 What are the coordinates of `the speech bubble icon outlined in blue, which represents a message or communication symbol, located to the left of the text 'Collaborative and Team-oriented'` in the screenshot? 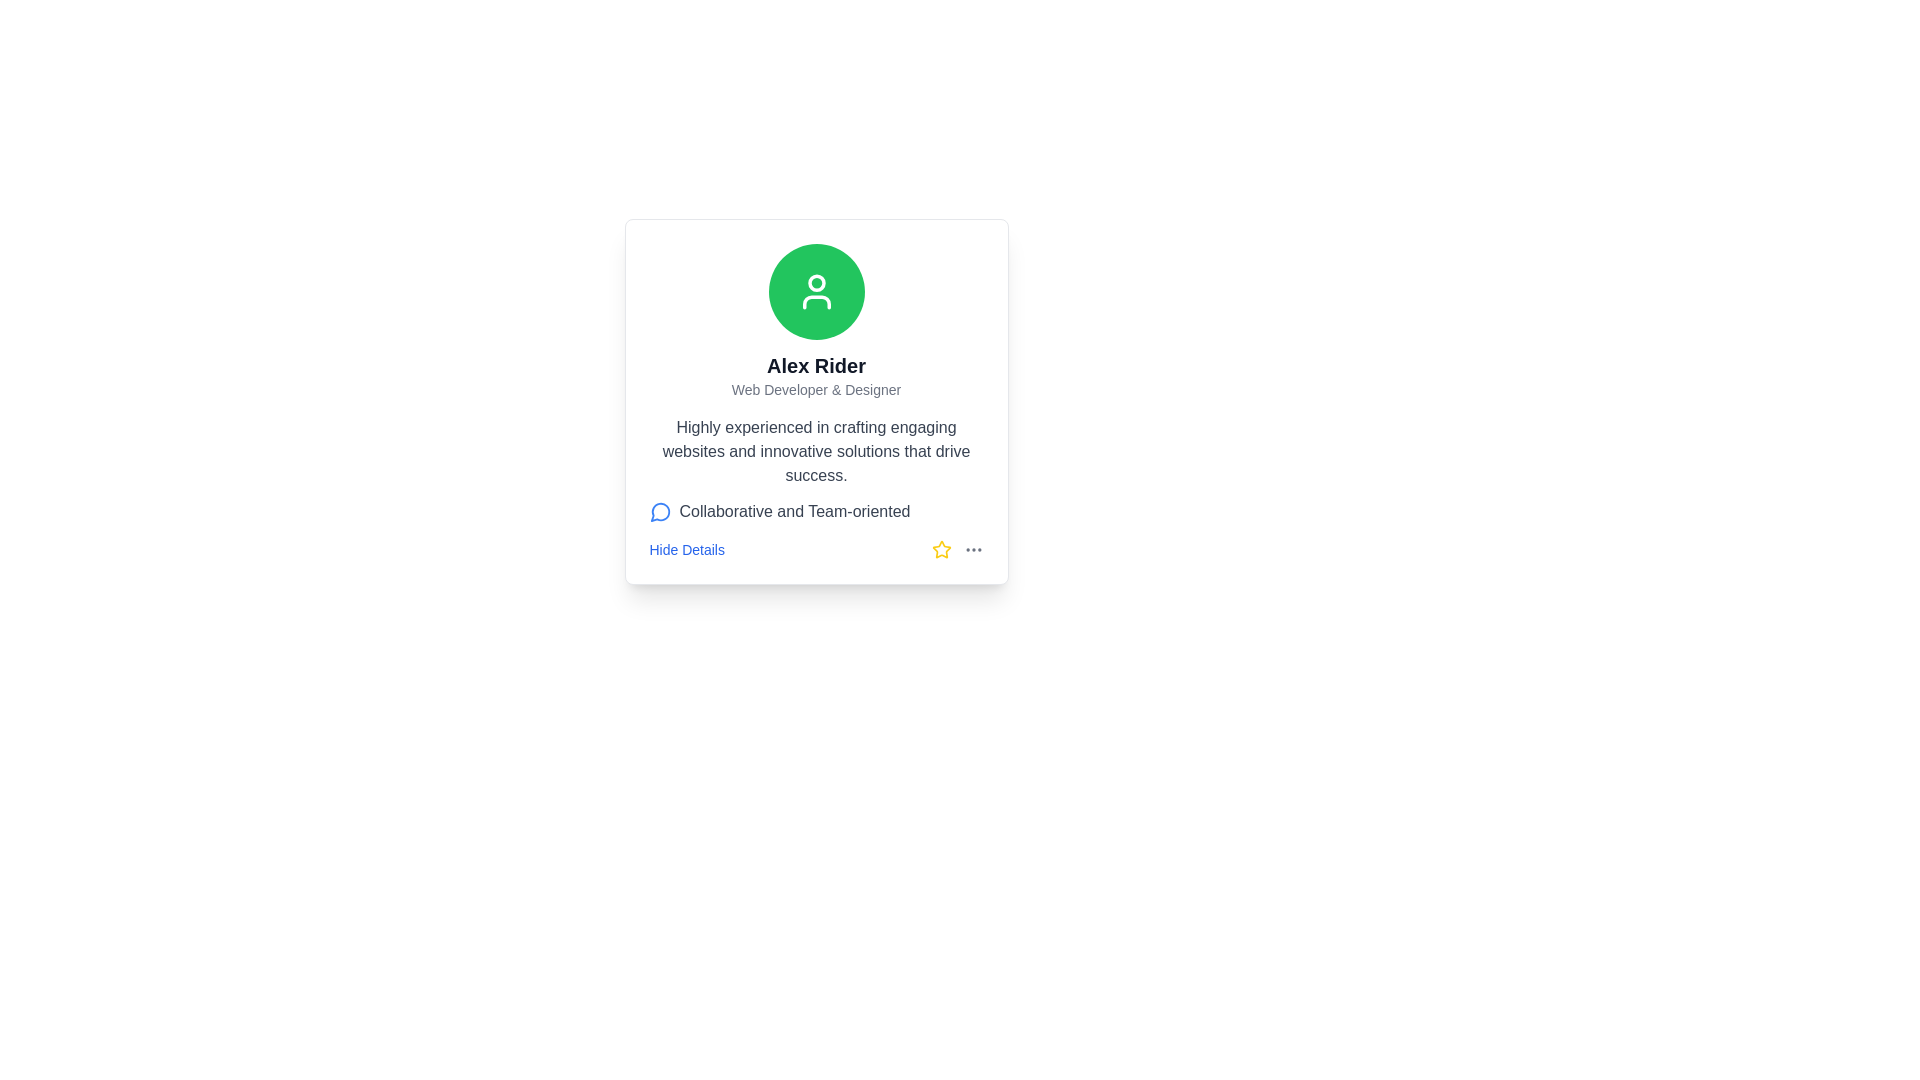 It's located at (660, 511).